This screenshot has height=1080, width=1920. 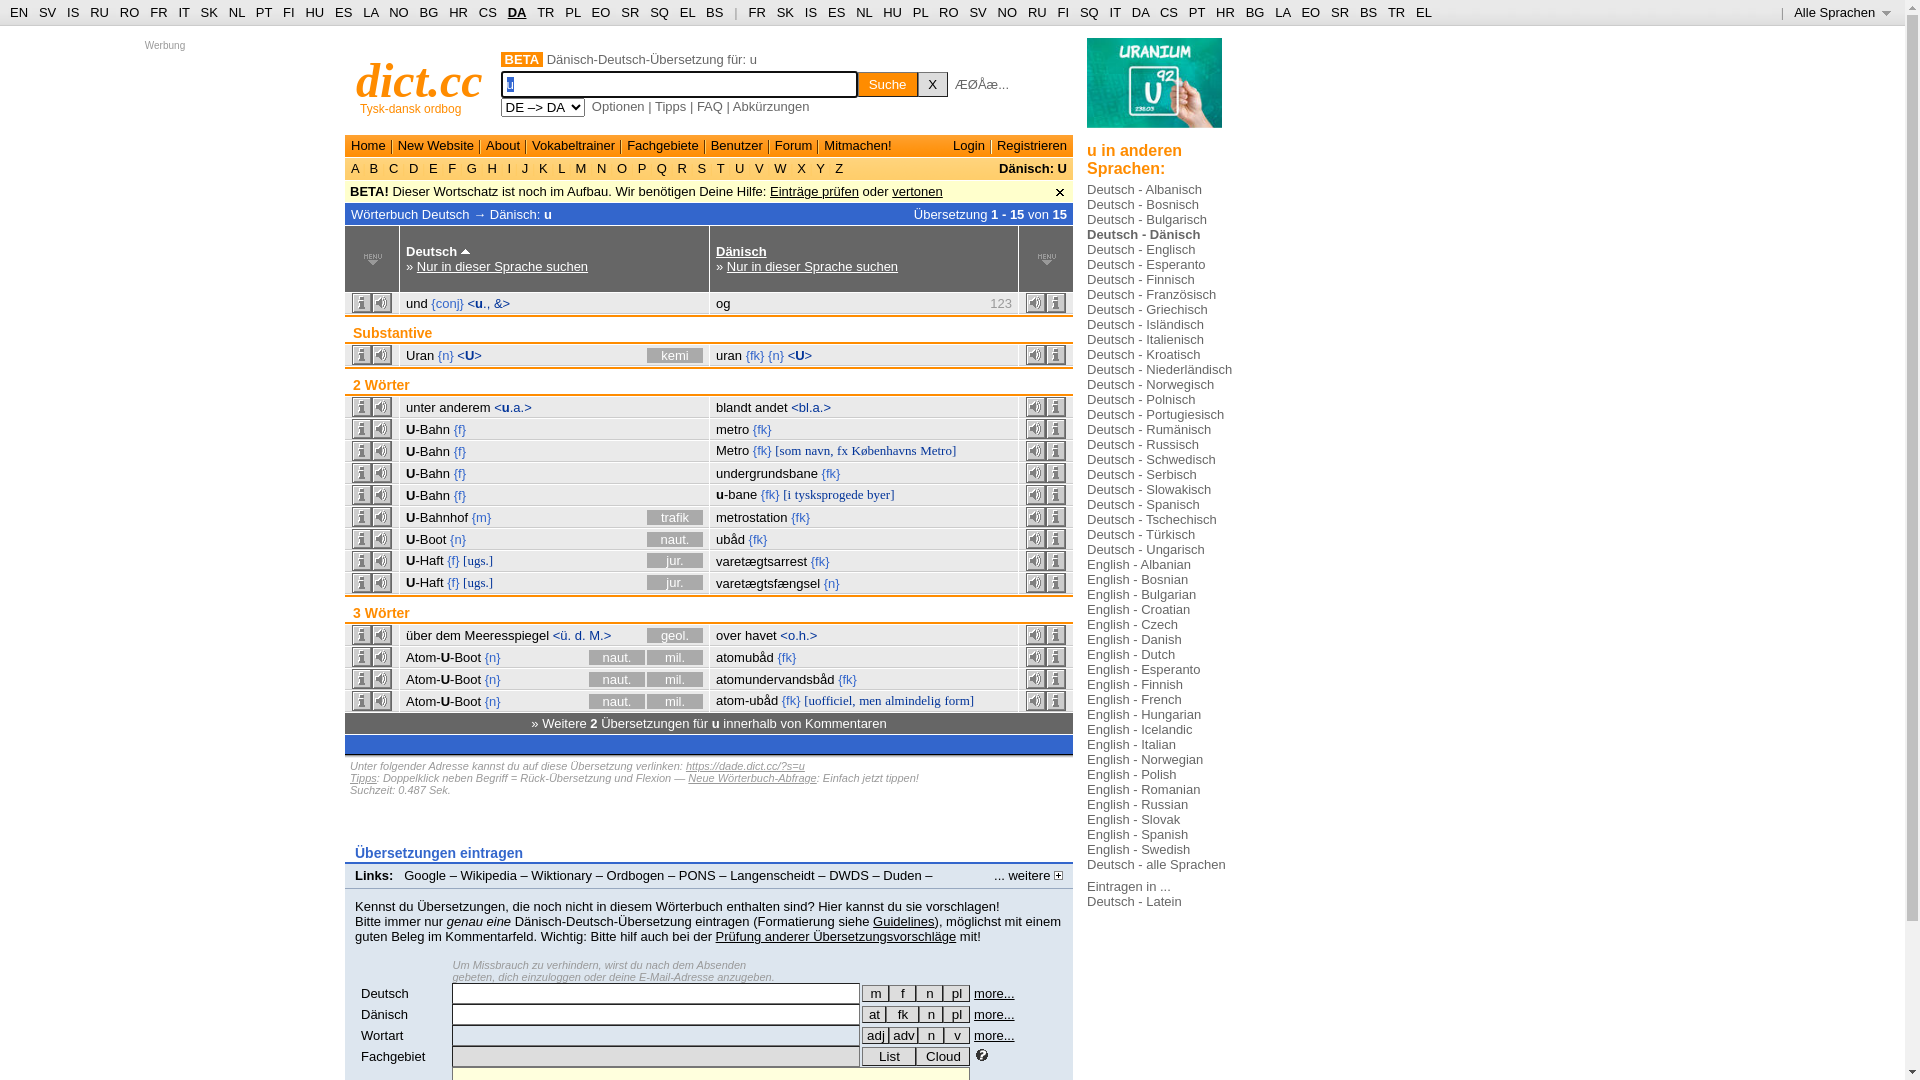 What do you see at coordinates (911, 699) in the screenshot?
I see `'almindelig'` at bounding box center [911, 699].